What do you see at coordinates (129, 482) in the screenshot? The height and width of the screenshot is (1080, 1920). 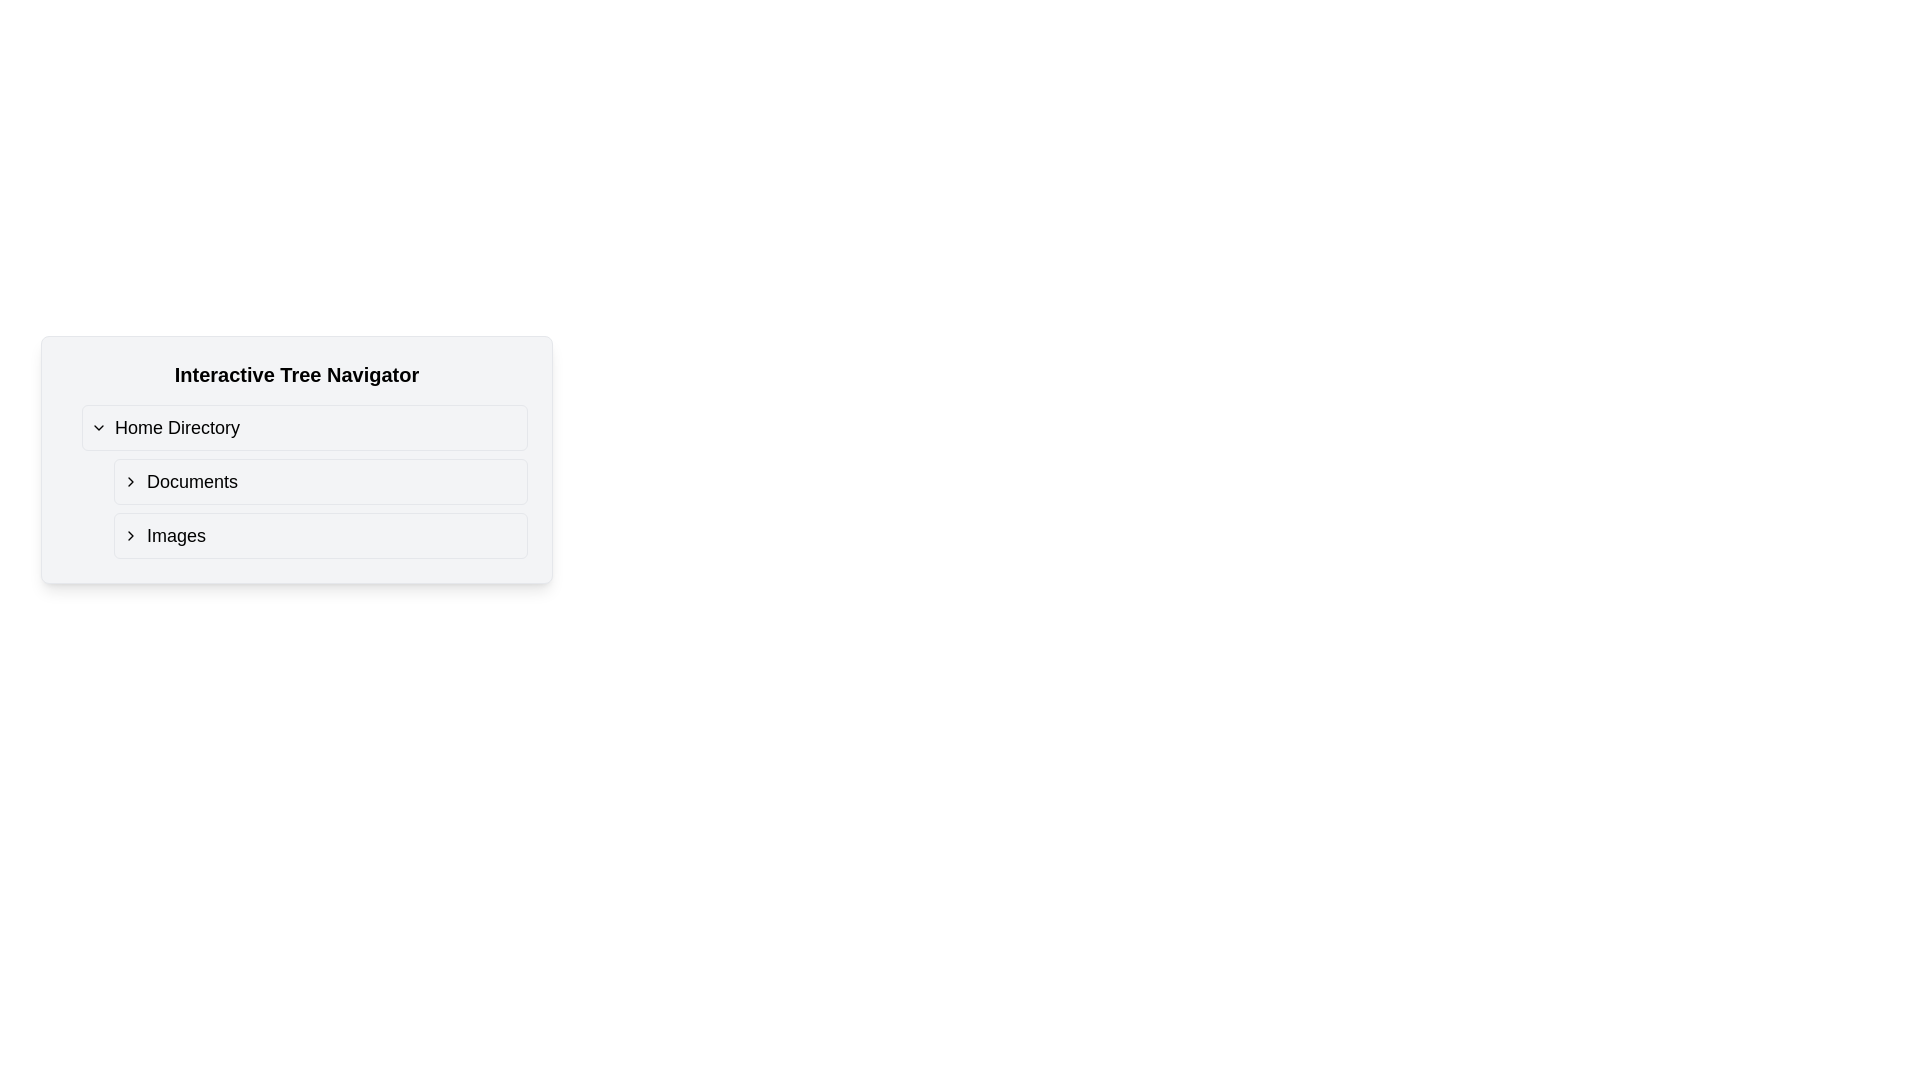 I see `the expansion icon on the left of the 'Documents' label` at bounding box center [129, 482].